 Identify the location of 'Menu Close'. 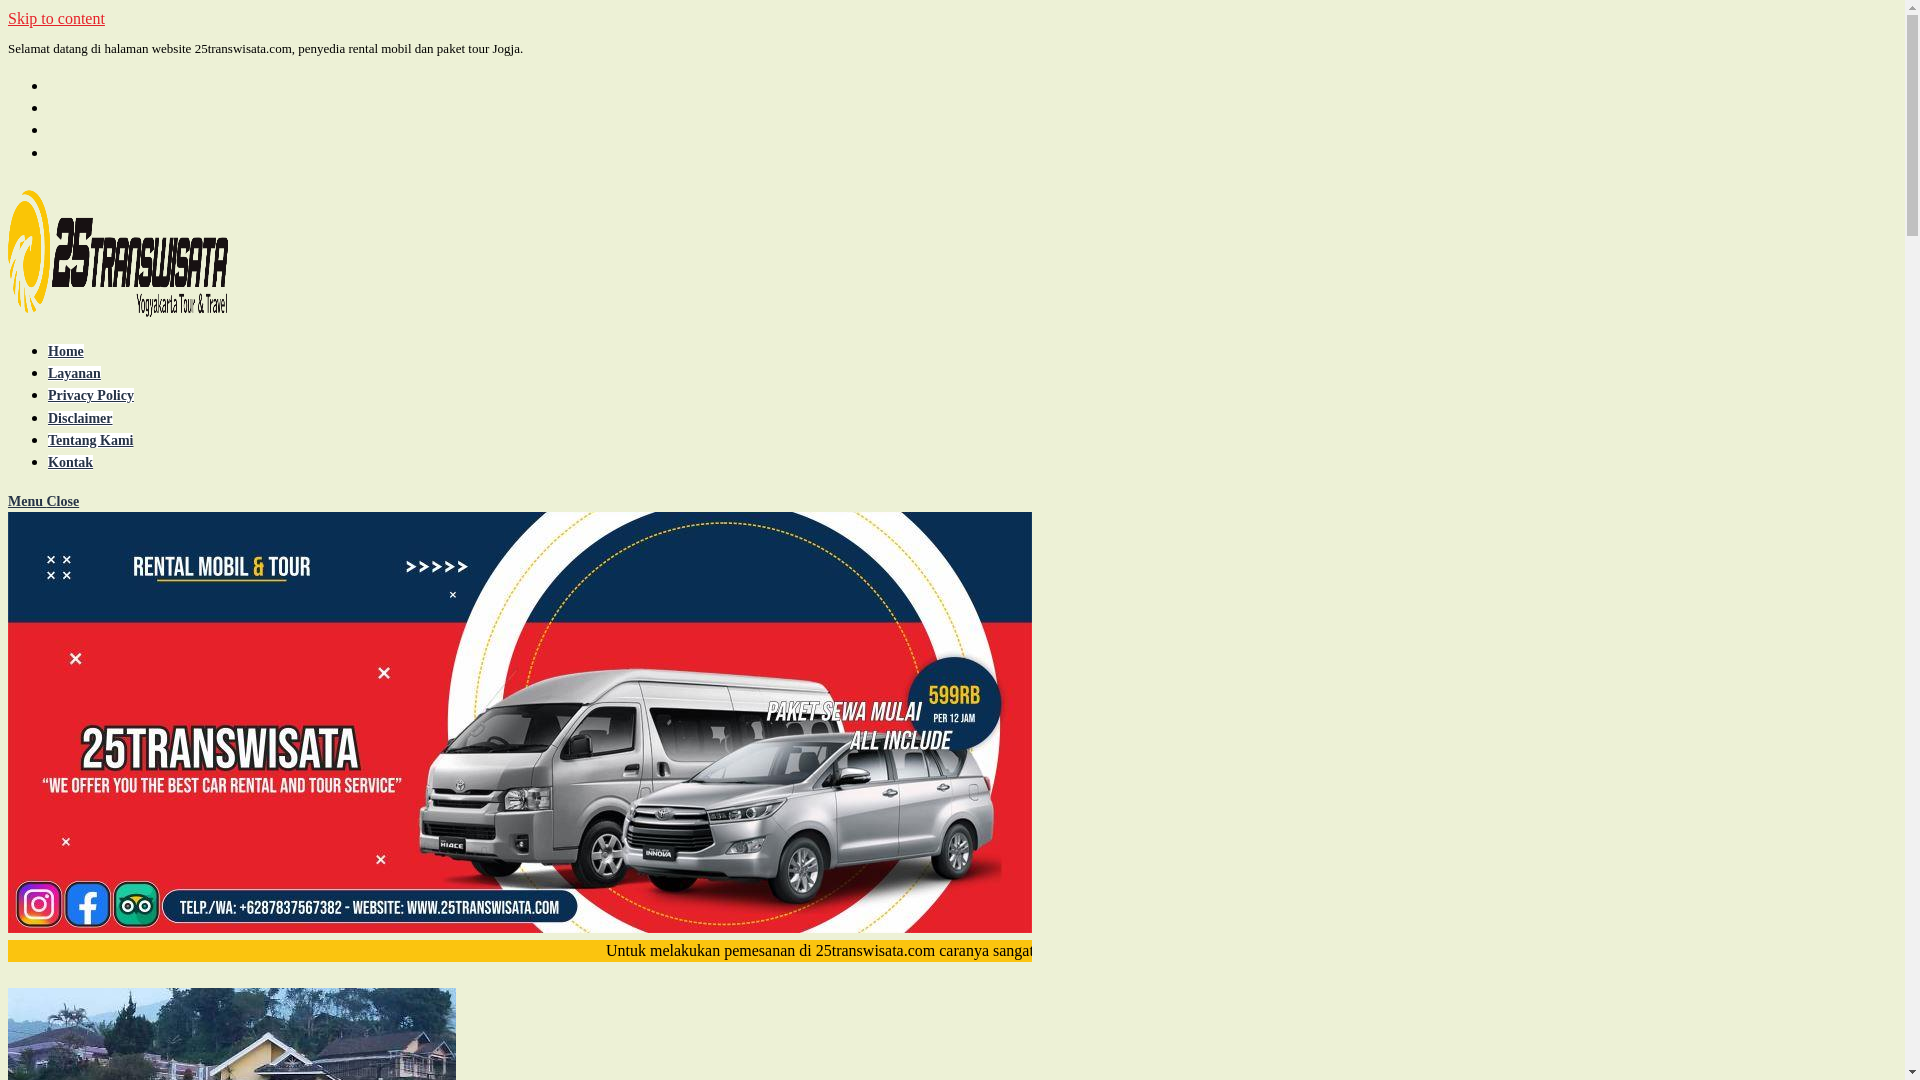
(8, 500).